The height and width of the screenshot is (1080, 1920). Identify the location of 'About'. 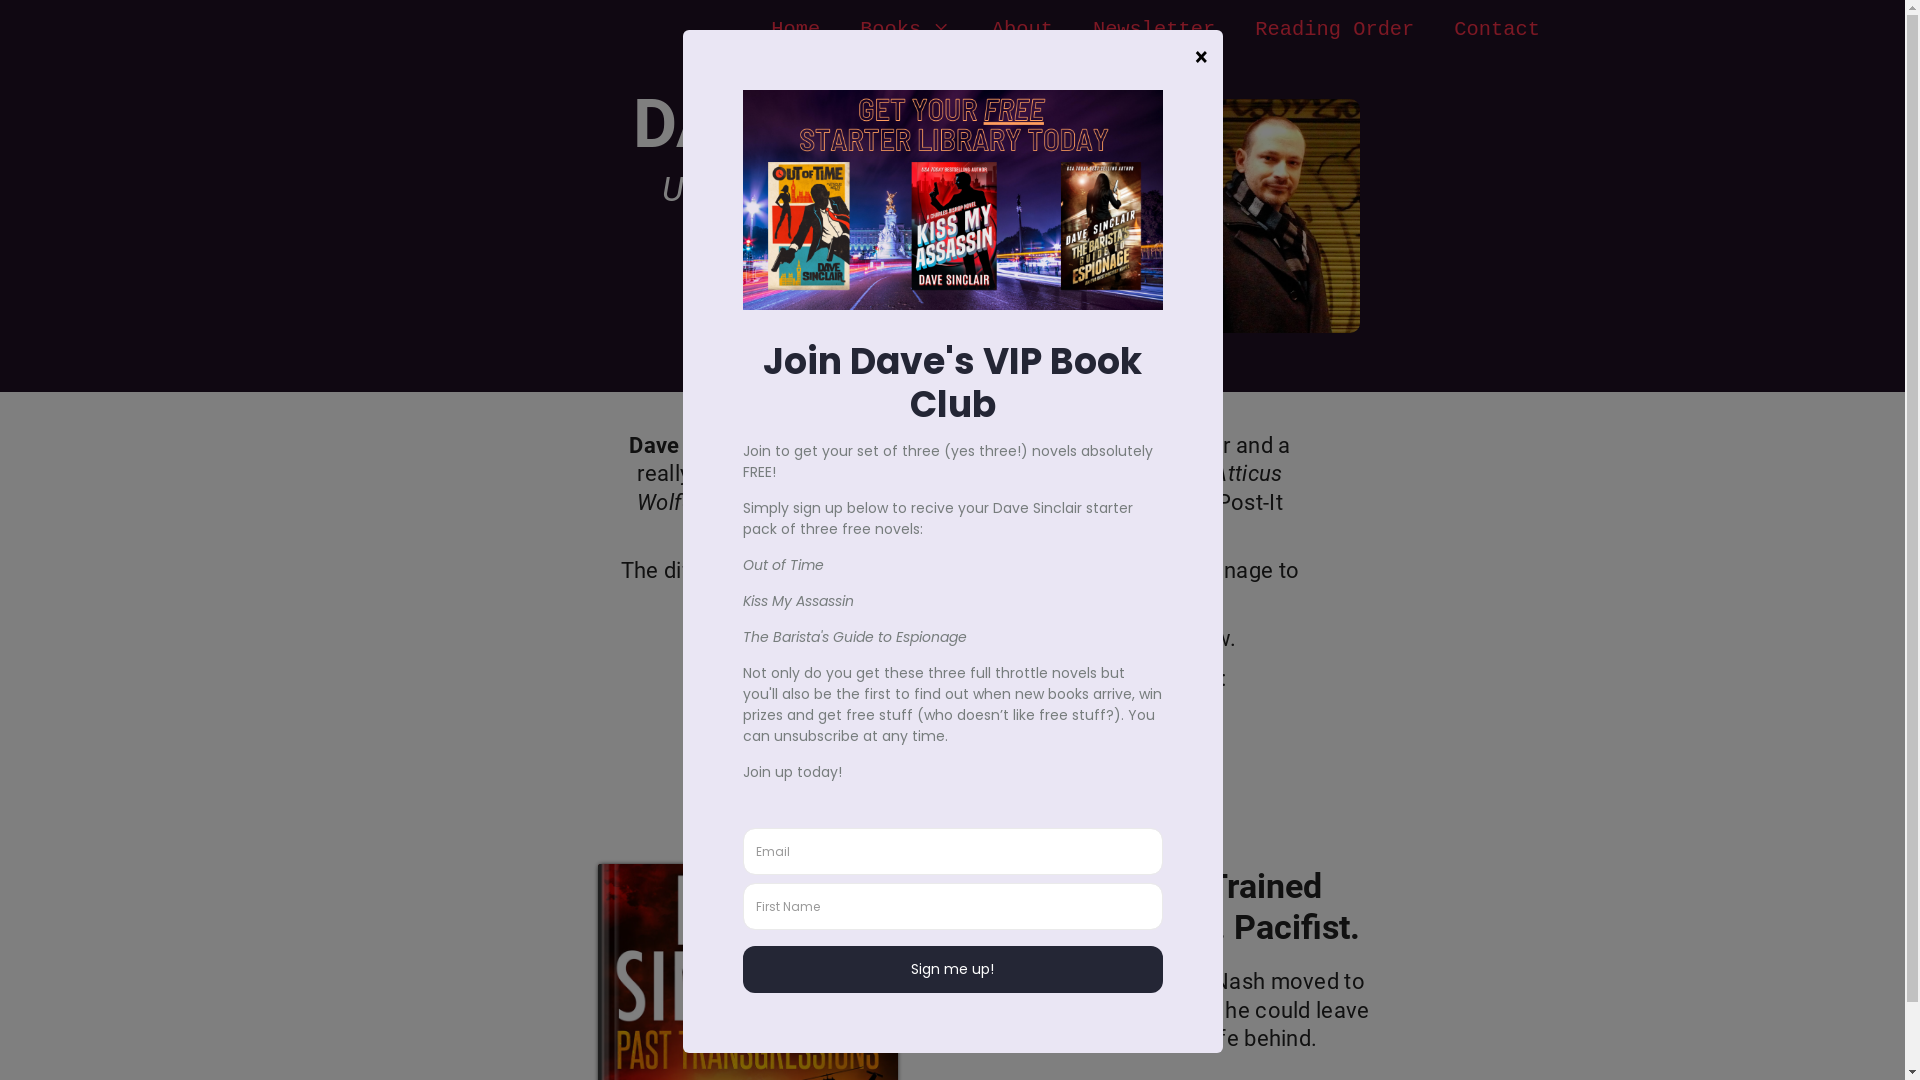
(1022, 30).